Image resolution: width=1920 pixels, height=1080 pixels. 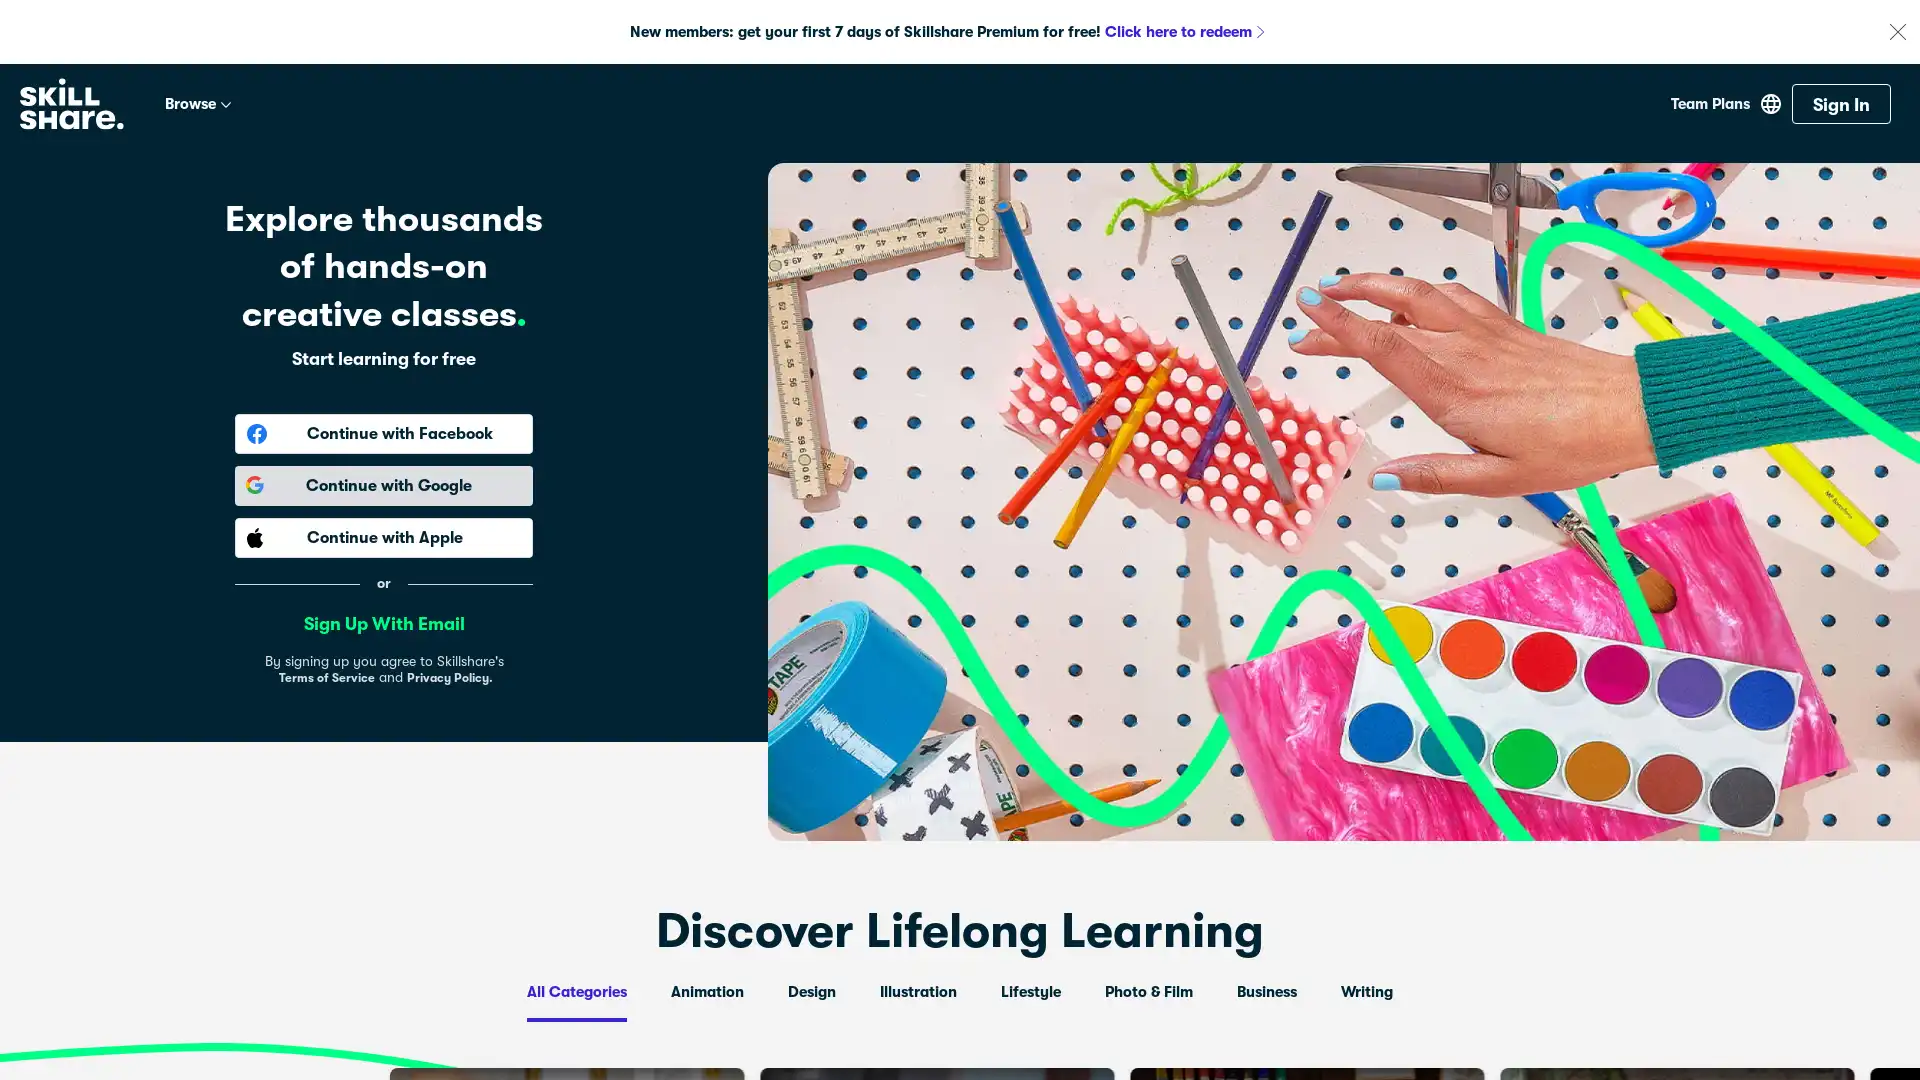 What do you see at coordinates (384, 535) in the screenshot?
I see `Continue with Apple` at bounding box center [384, 535].